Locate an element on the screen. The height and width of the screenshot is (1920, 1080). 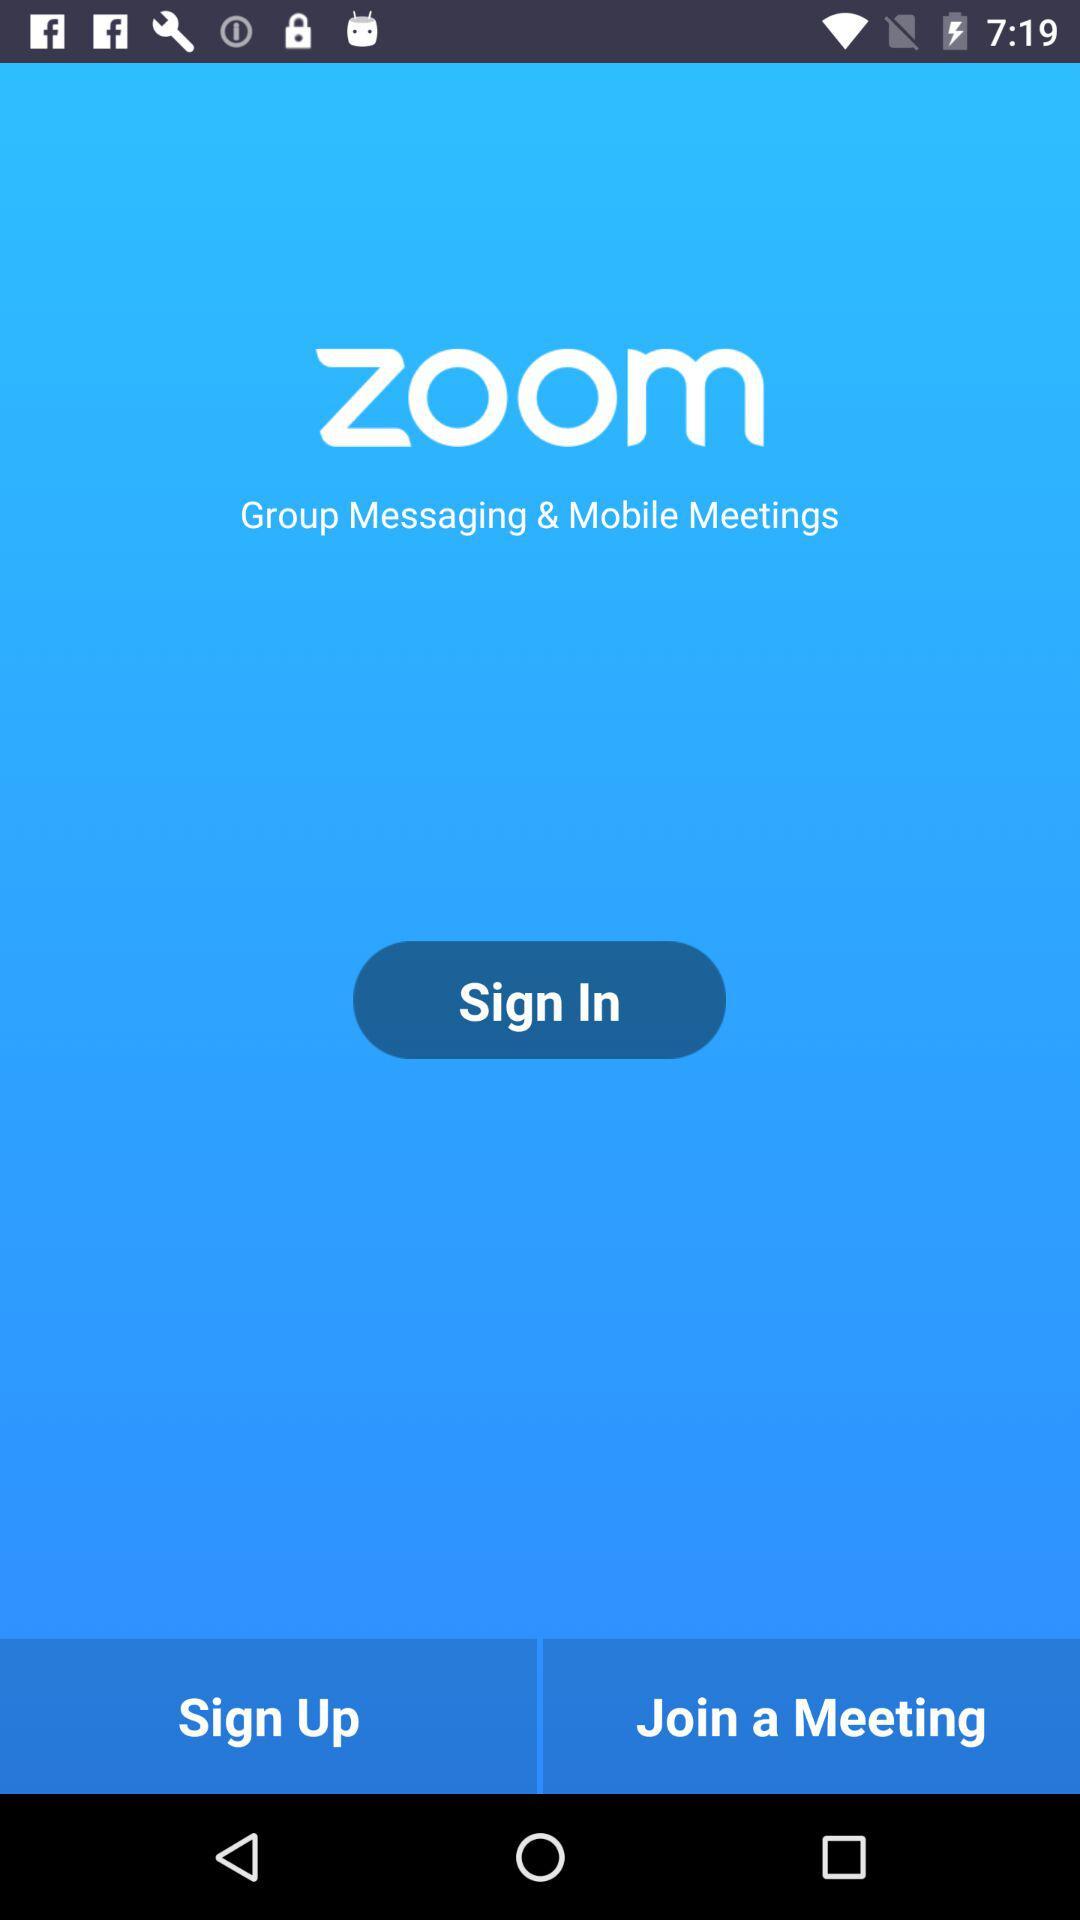
the button next to the sign up icon is located at coordinates (811, 1715).